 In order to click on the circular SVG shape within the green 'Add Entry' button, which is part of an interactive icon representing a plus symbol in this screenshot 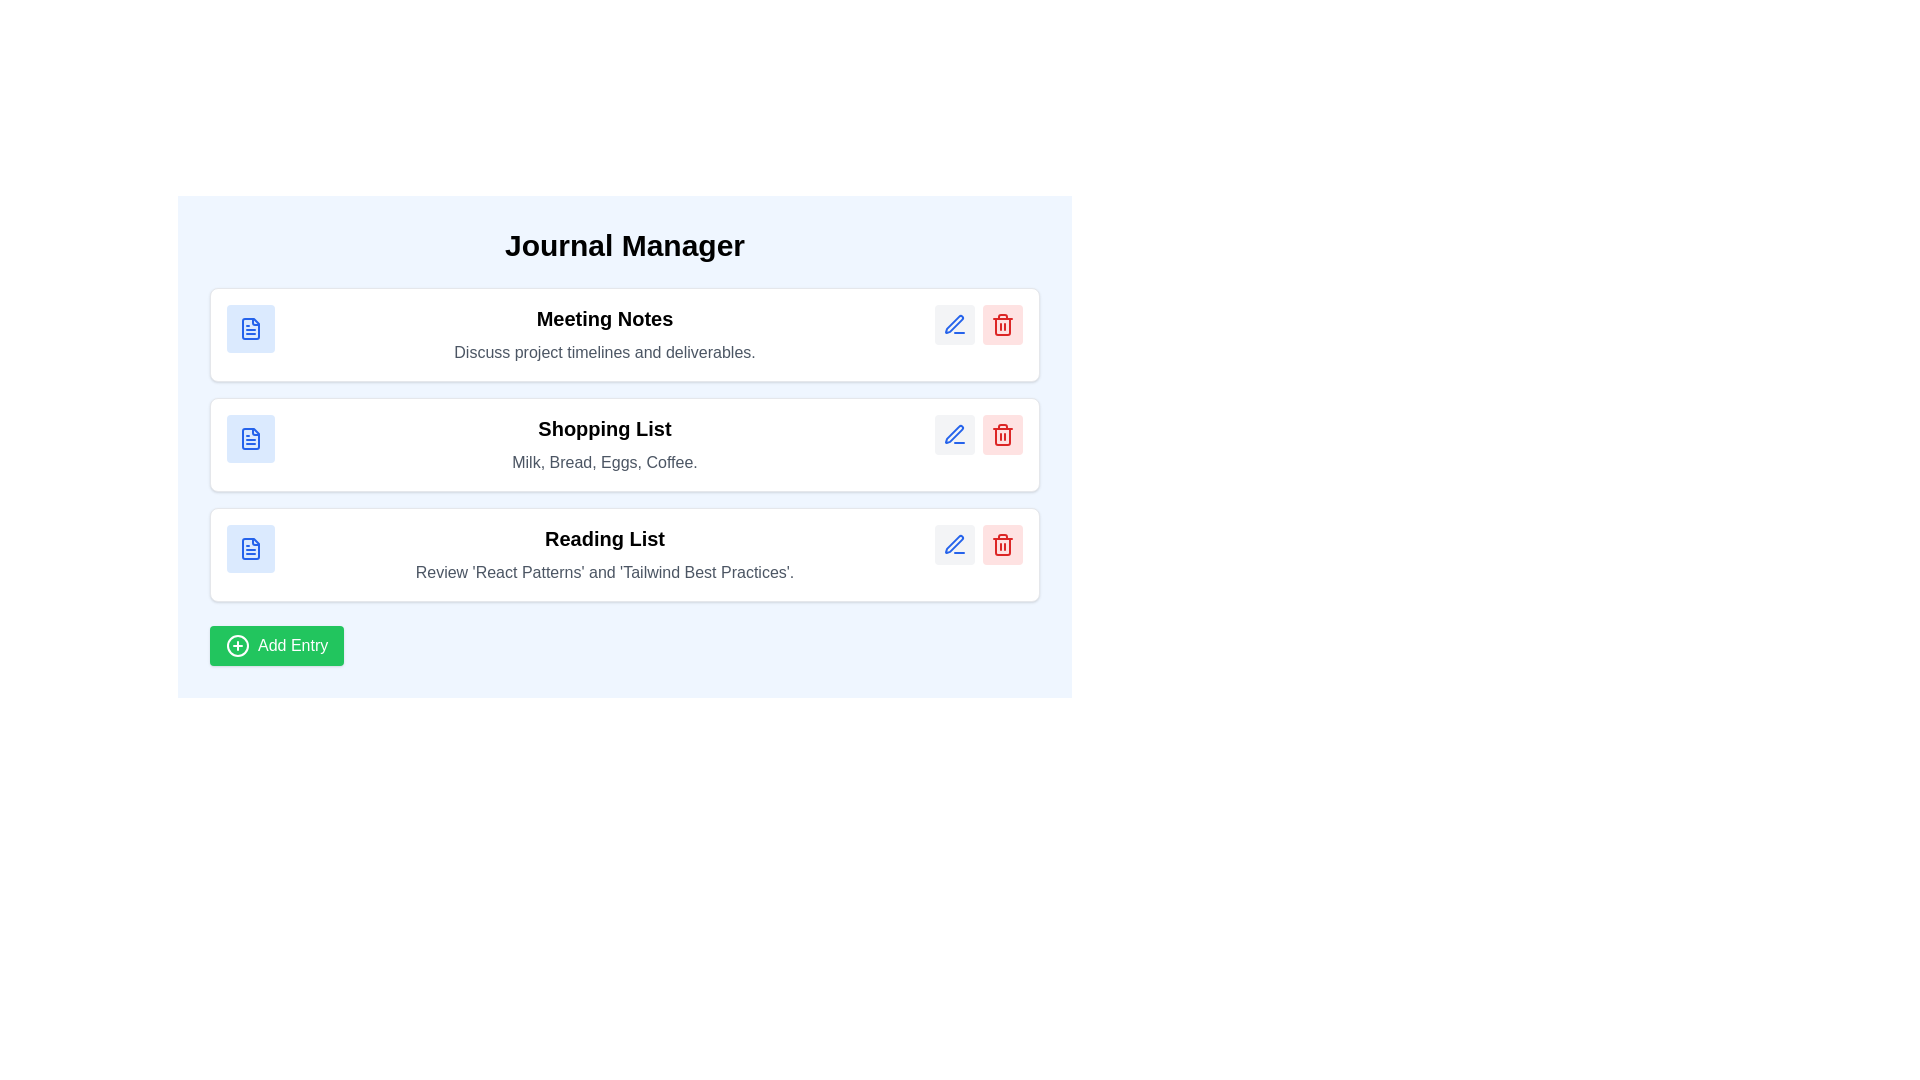, I will do `click(238, 645)`.